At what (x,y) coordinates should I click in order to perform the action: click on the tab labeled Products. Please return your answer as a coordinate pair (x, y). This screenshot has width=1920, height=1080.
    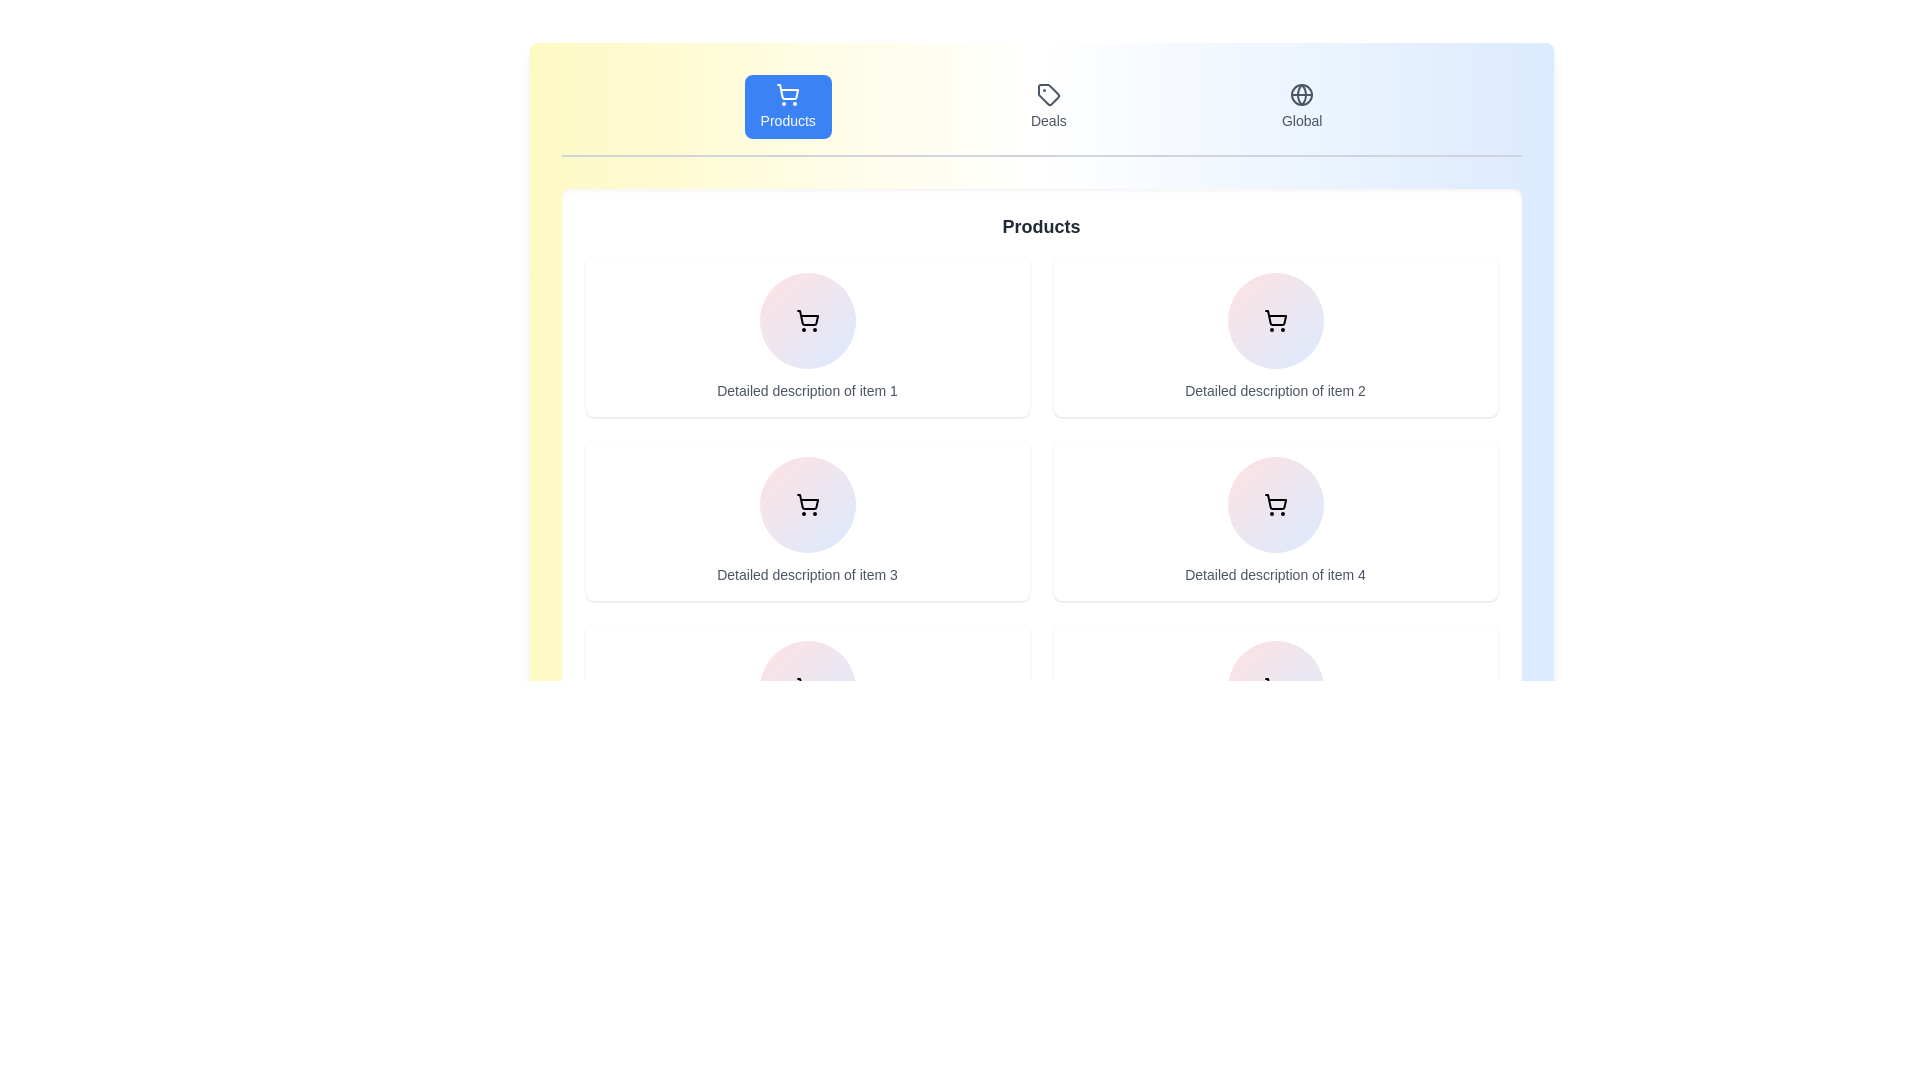
    Looking at the image, I should click on (786, 107).